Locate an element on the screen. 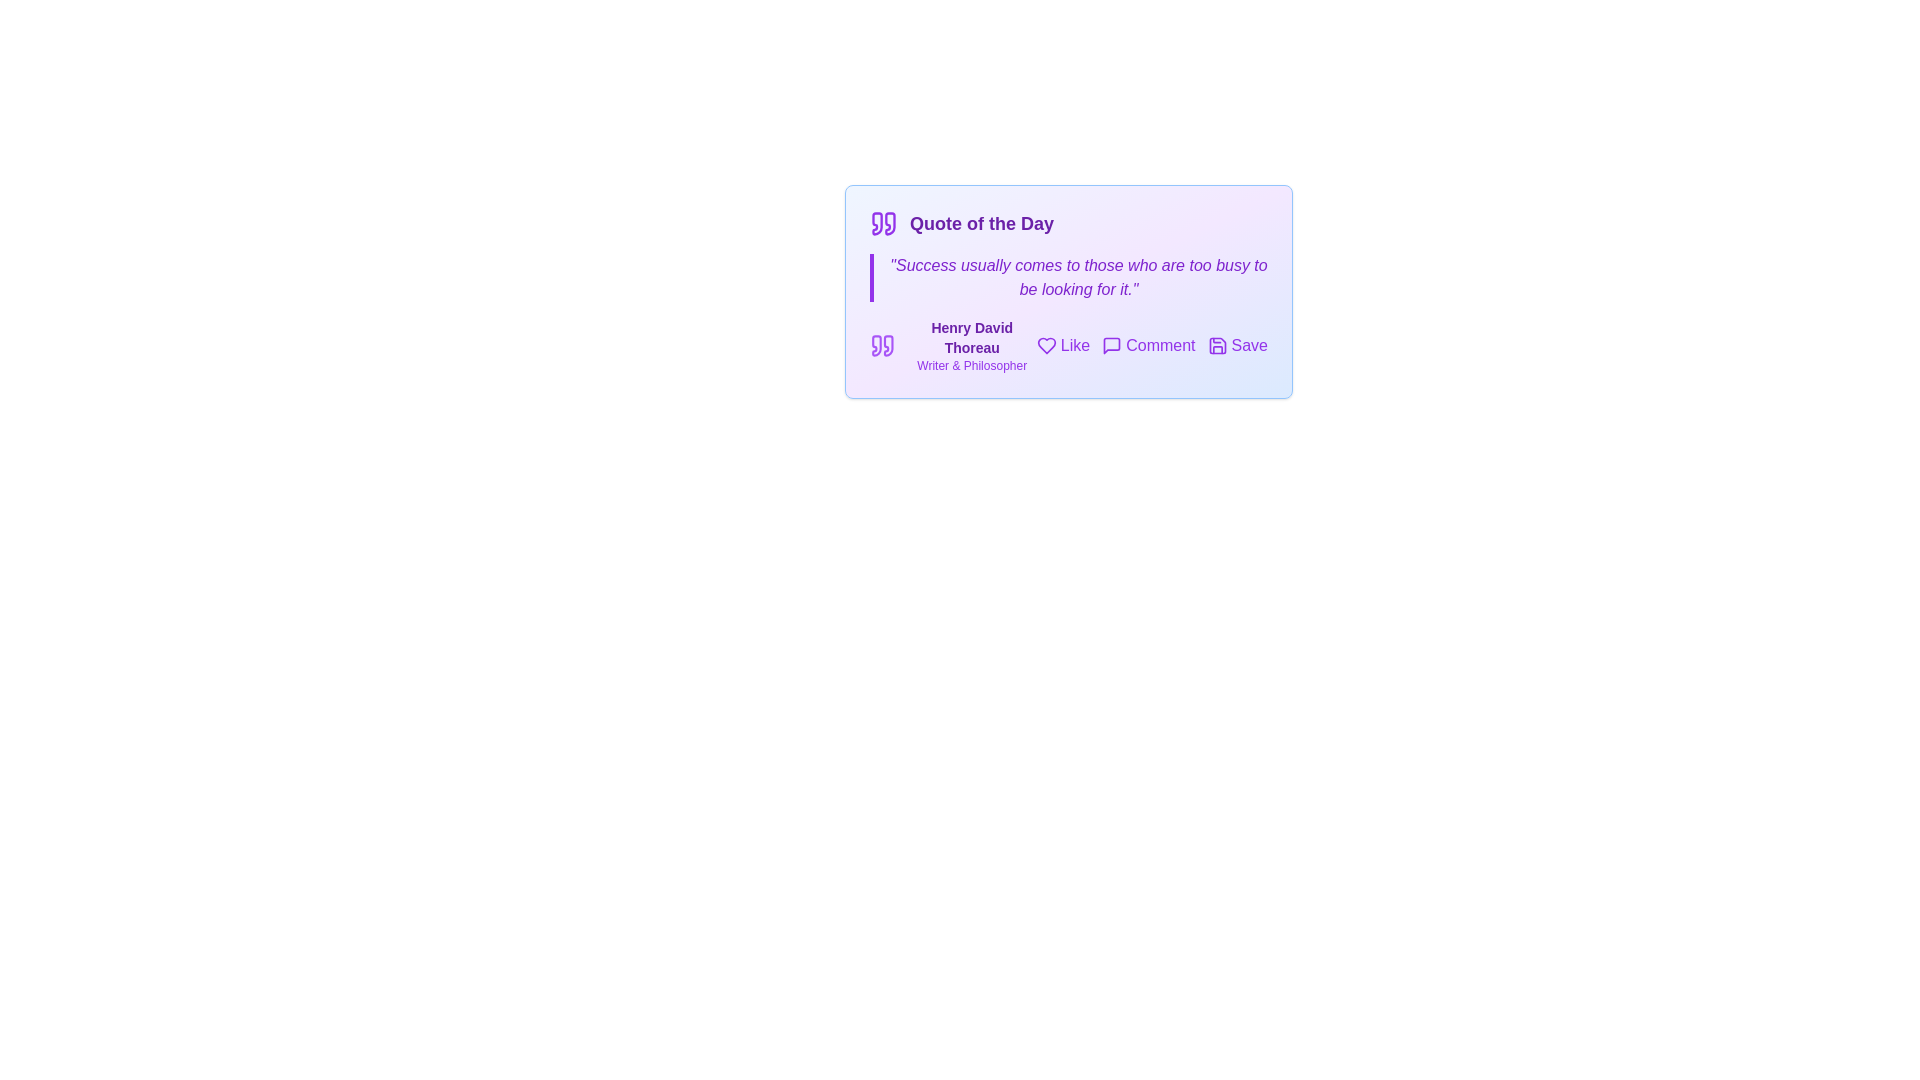 The height and width of the screenshot is (1080, 1920). the 'Comment' text label, which is a purple font element located next to a speech bubble icon and to the left of the 'Save' button is located at coordinates (1160, 345).